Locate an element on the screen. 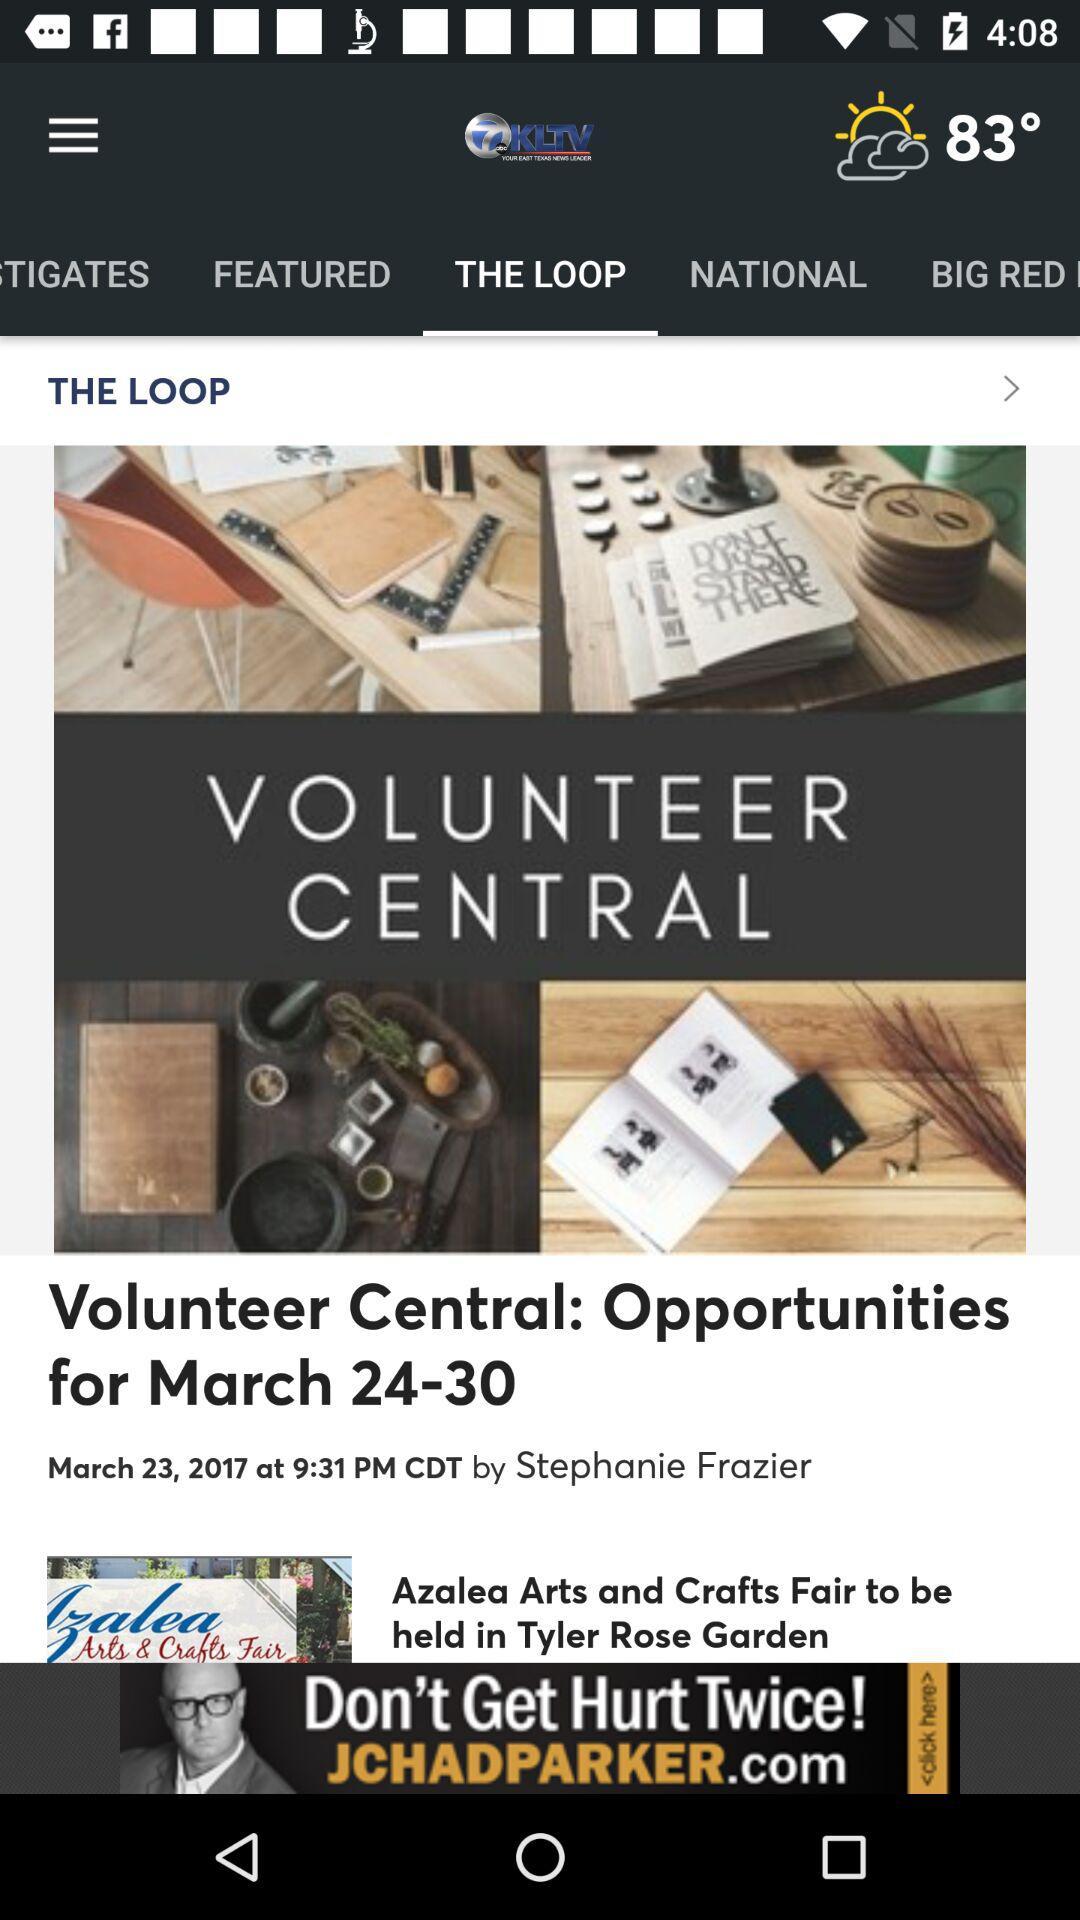 The height and width of the screenshot is (1920, 1080). advertisement option is located at coordinates (540, 1727).